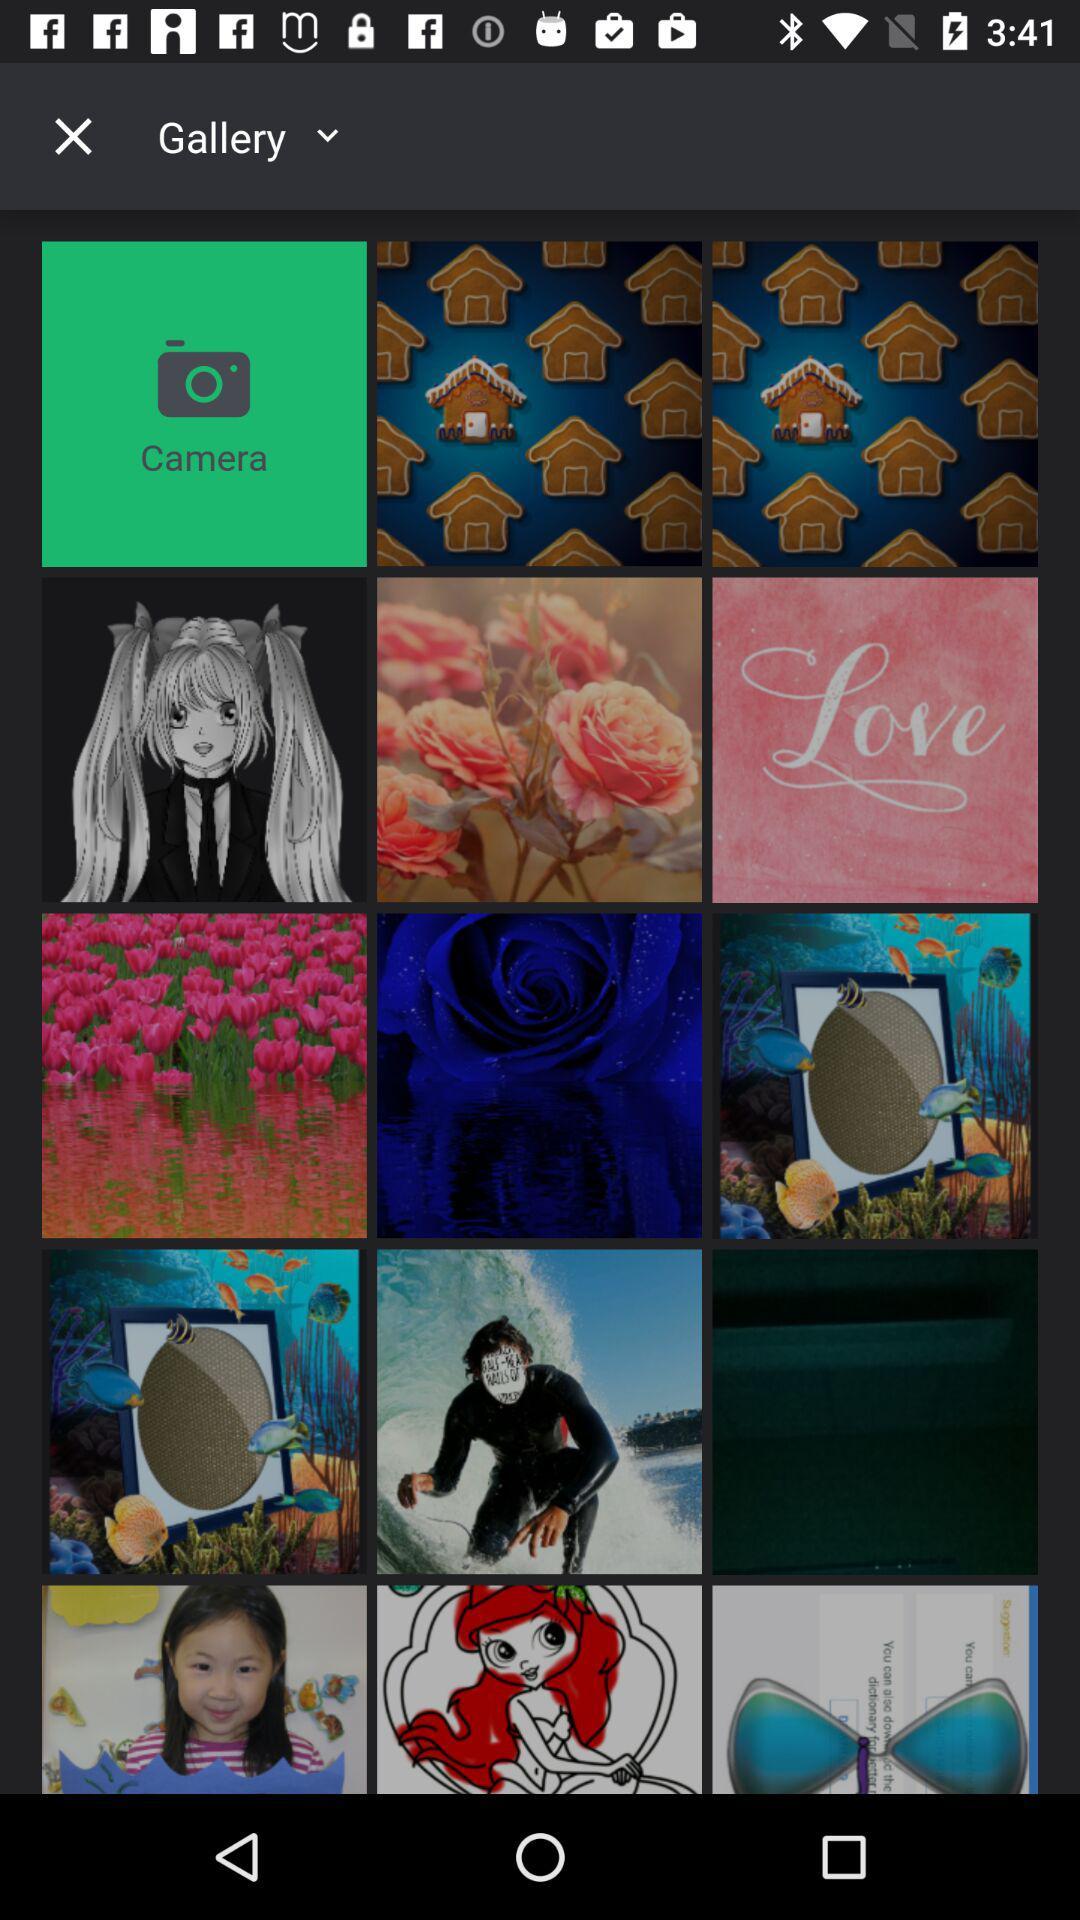  I want to click on the icon above camera, so click(72, 135).